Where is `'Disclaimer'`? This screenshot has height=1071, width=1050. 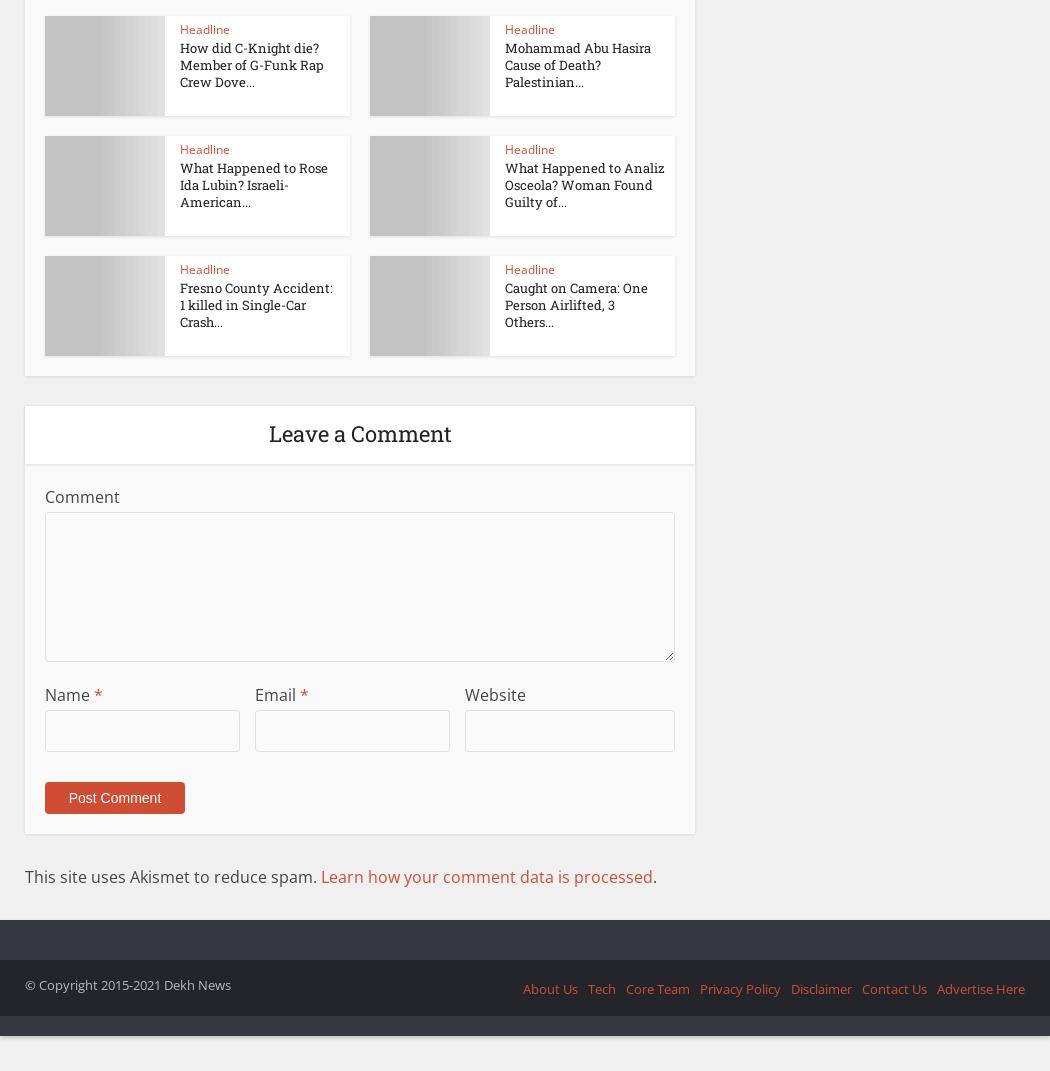
'Disclaimer' is located at coordinates (789, 987).